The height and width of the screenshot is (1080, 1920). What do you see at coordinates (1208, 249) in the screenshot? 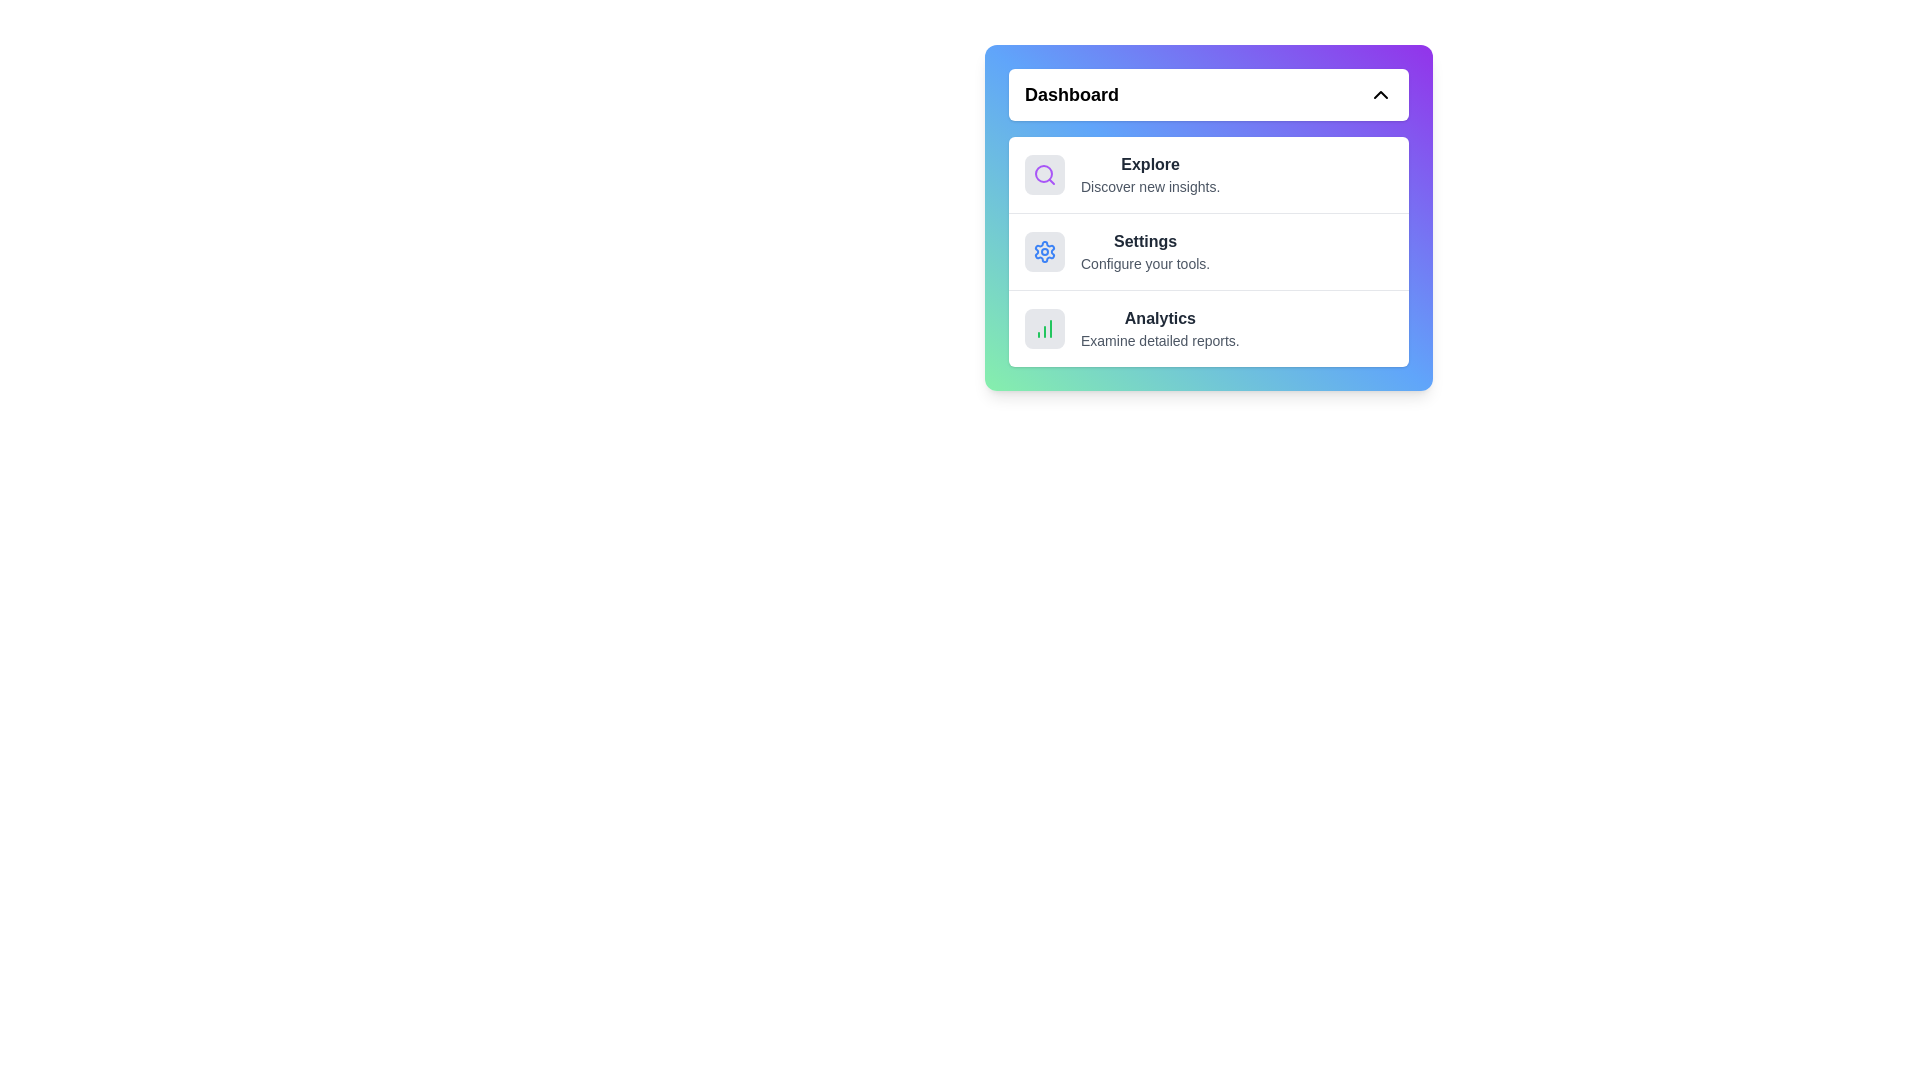
I see `the menu option Settings to view its description` at bounding box center [1208, 249].